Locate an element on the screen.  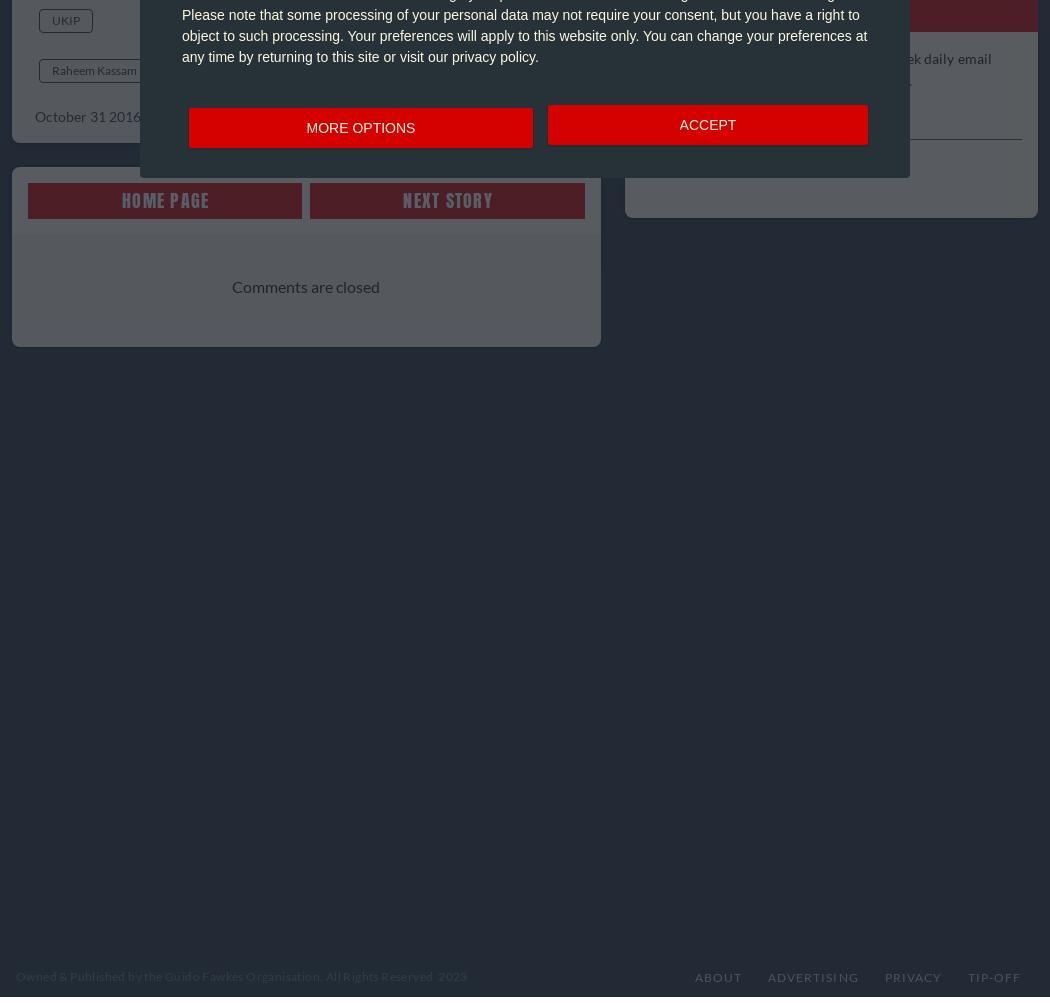
'Owned & Published by the Guido Fawkes Organisation. All Rights Reserved' is located at coordinates (225, 975).